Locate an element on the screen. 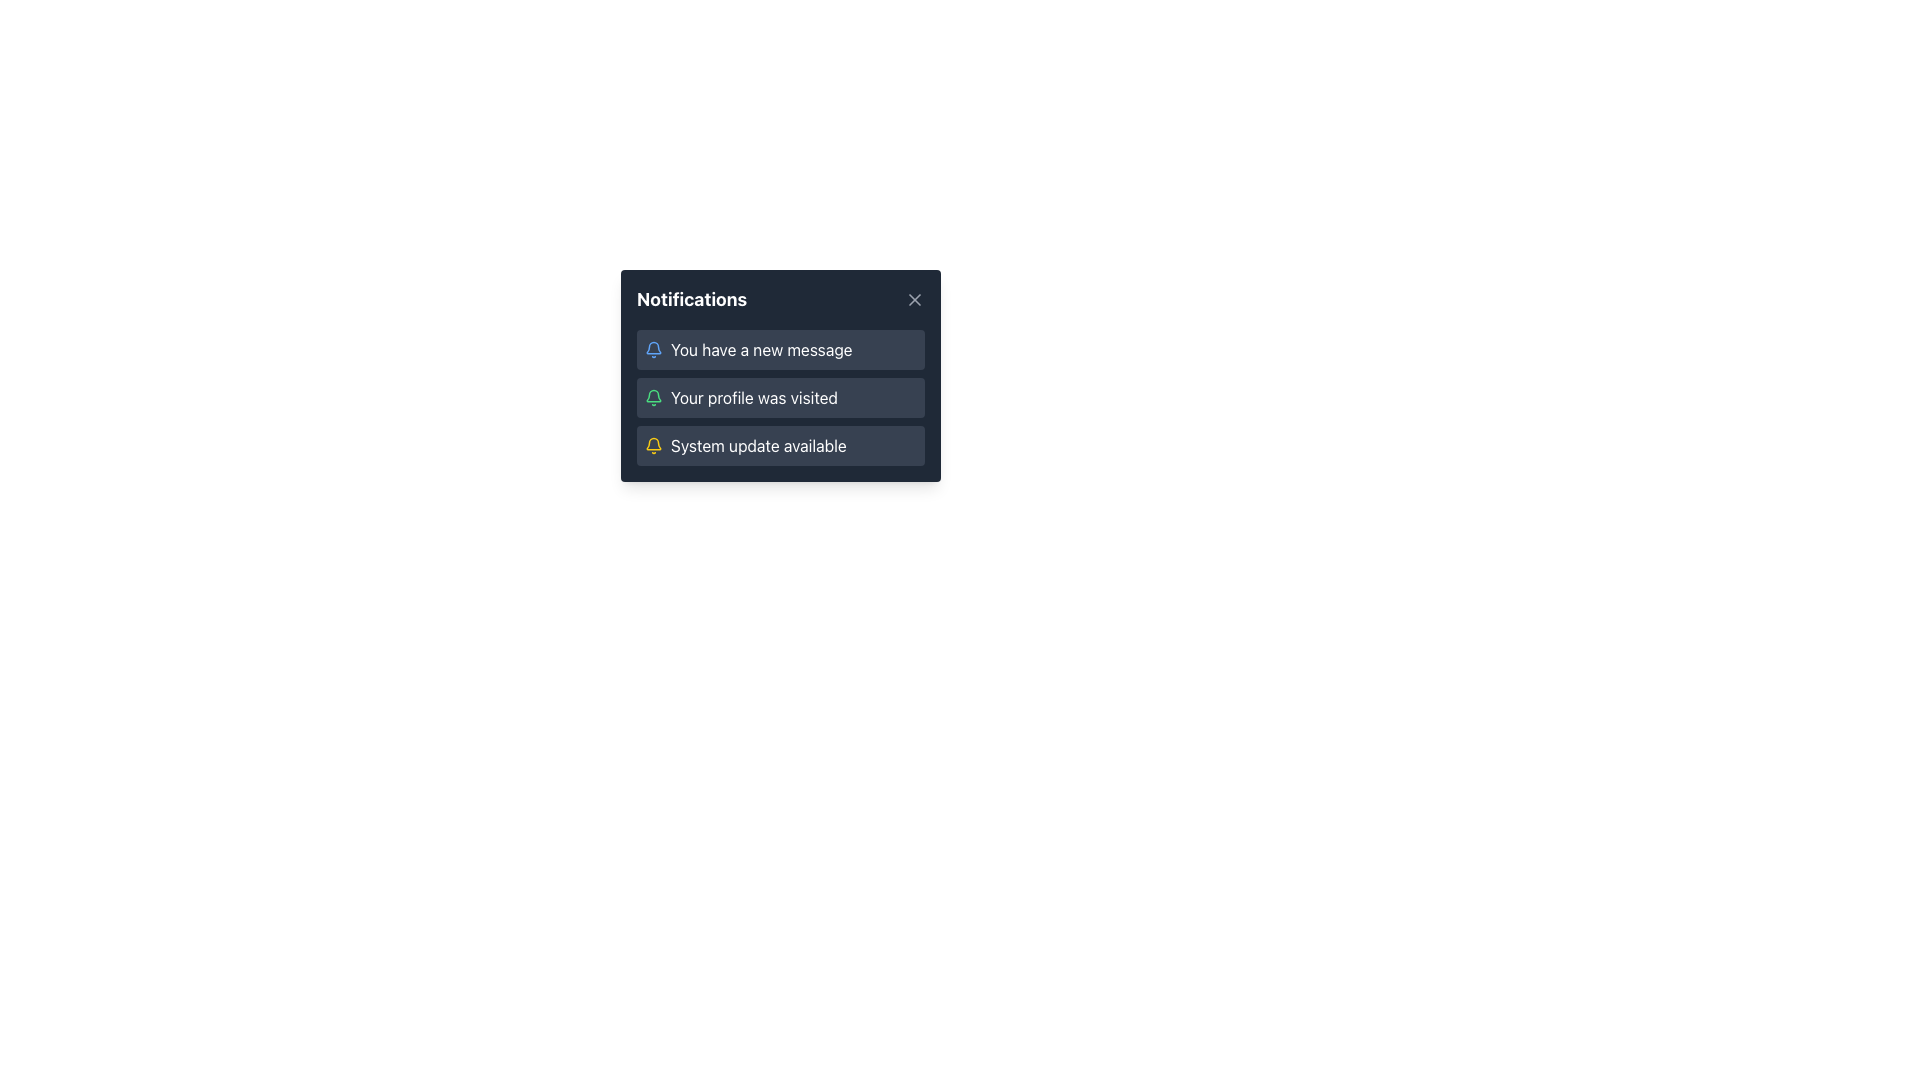 The image size is (1920, 1080). notification message indicating that the user's profile has been visited, which is the second item in the notification panel's vertical list is located at coordinates (753, 397).